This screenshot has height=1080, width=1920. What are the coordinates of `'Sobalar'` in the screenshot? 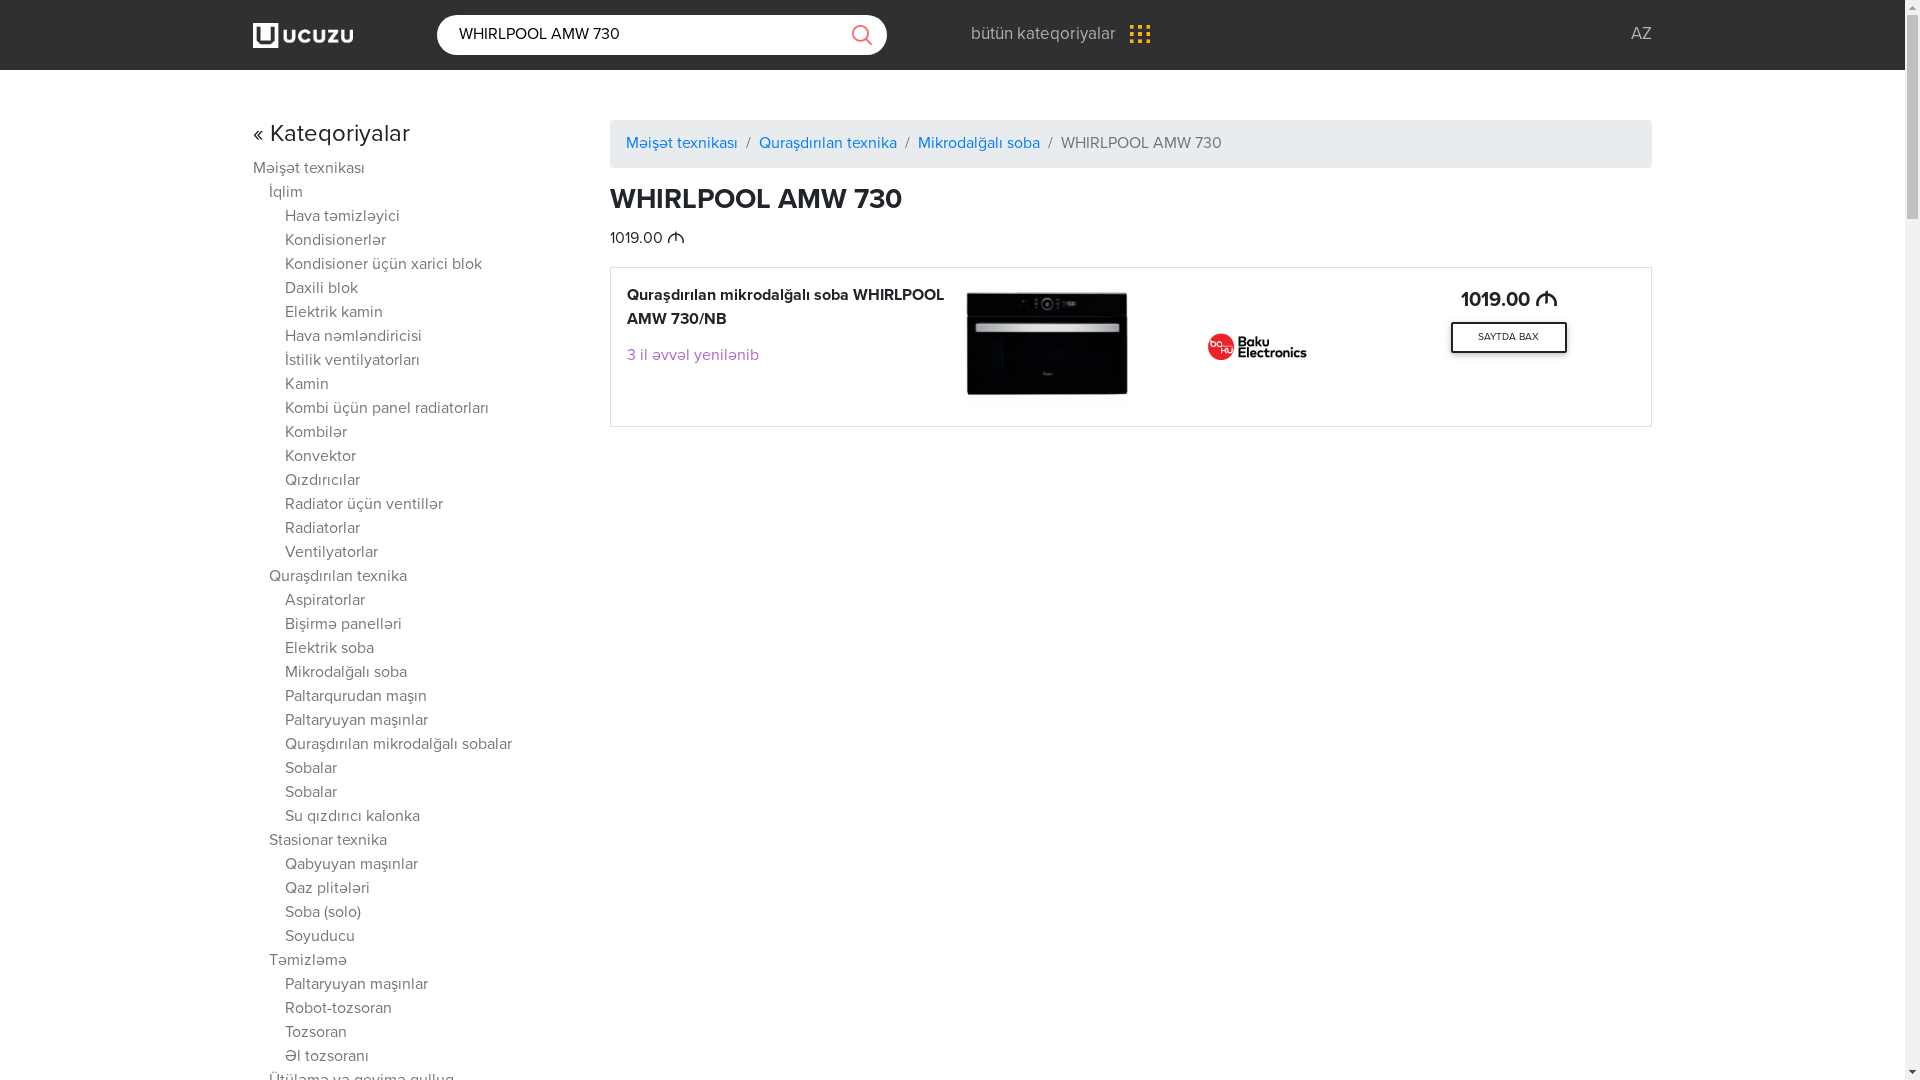 It's located at (310, 792).